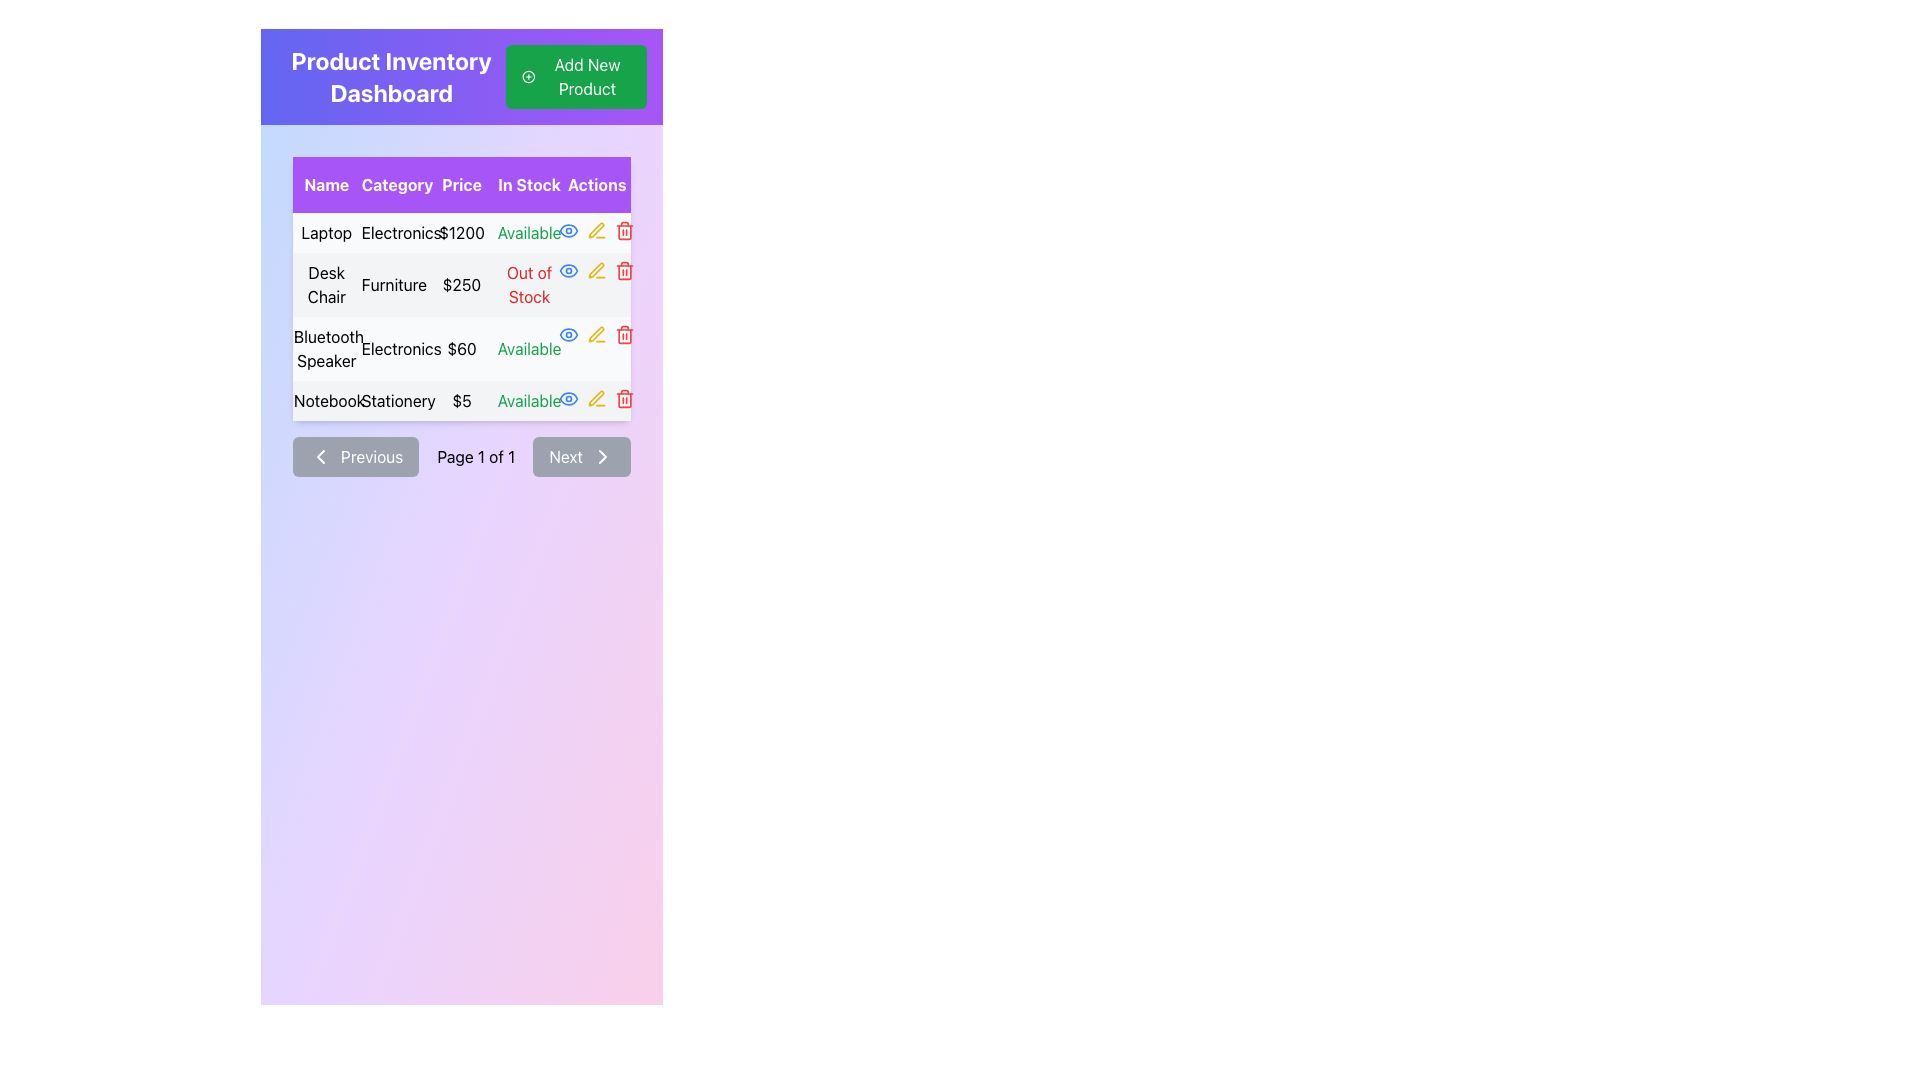  I want to click on the yellow editing icon, the second icon in the action column of the first row, so click(596, 230).